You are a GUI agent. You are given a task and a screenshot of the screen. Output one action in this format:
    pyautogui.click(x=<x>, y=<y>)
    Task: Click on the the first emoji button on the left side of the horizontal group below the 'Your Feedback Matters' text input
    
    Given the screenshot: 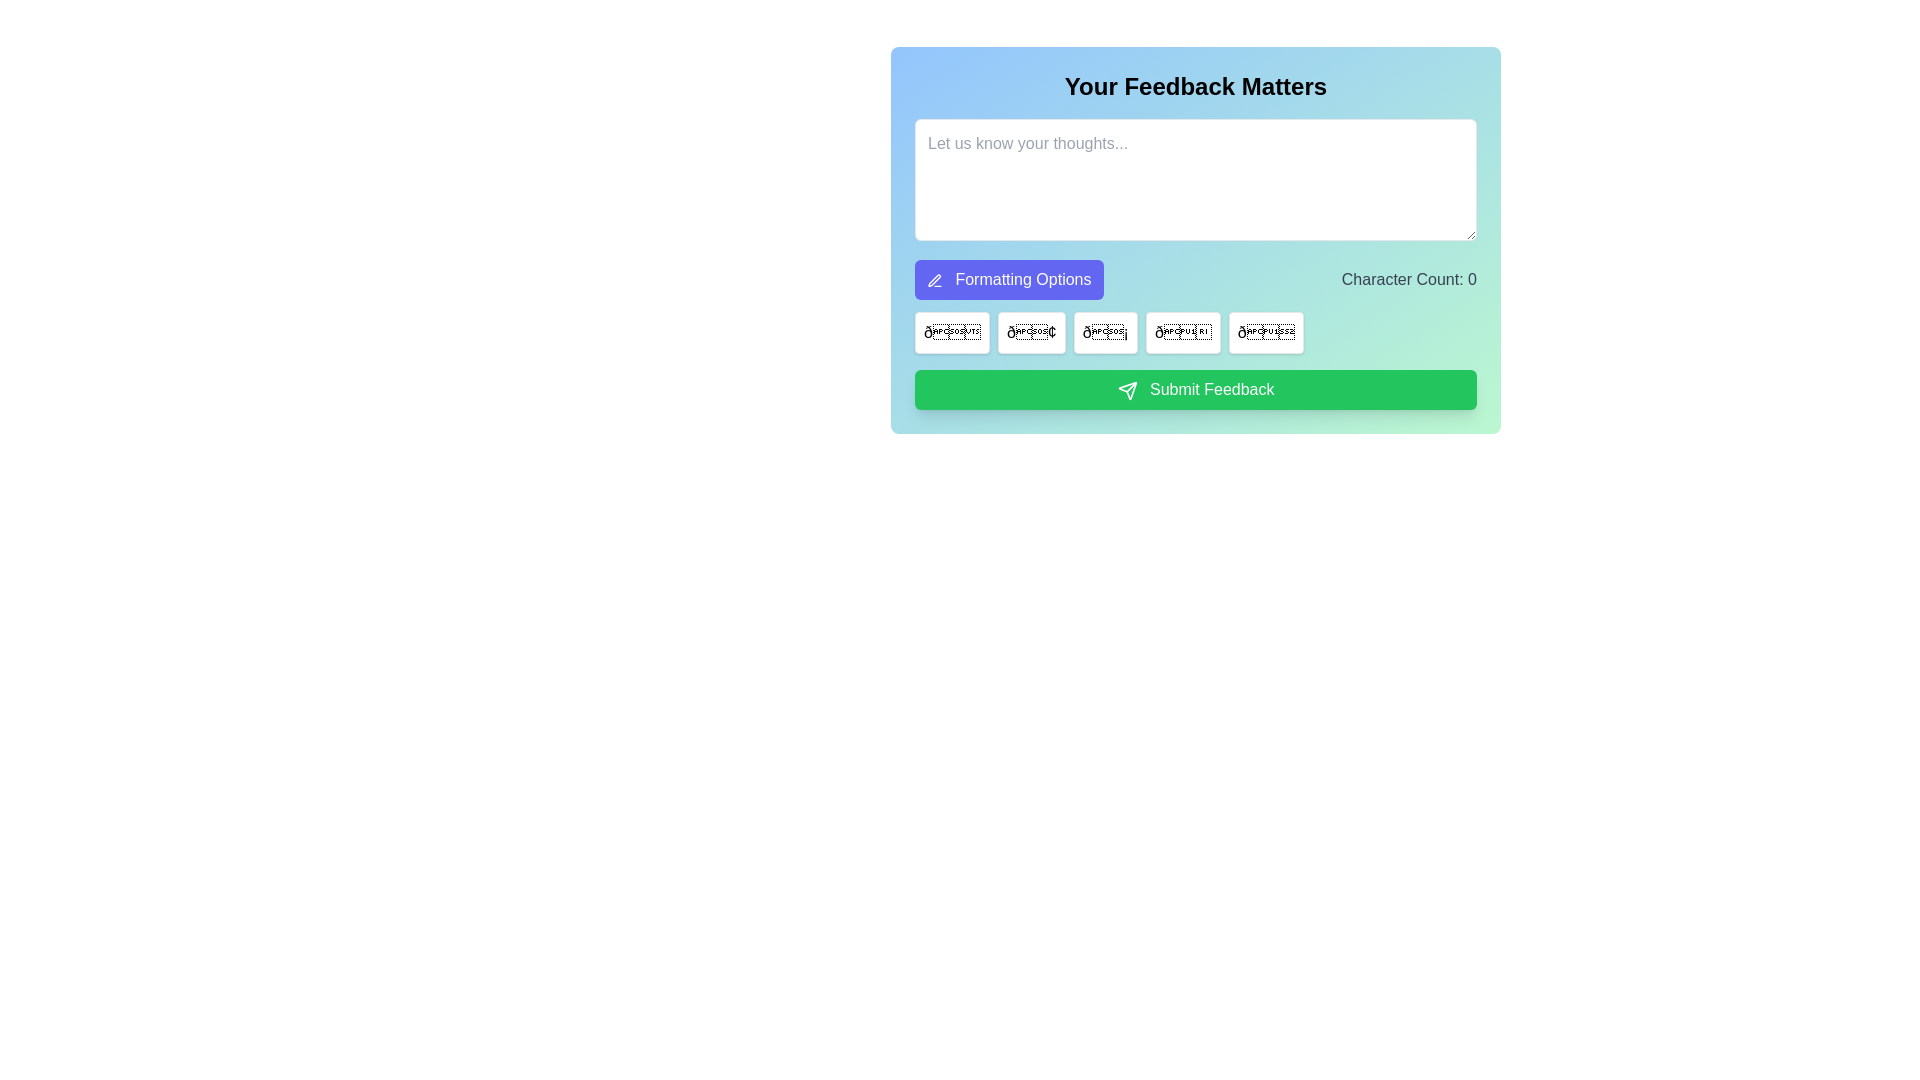 What is the action you would take?
    pyautogui.click(x=950, y=331)
    